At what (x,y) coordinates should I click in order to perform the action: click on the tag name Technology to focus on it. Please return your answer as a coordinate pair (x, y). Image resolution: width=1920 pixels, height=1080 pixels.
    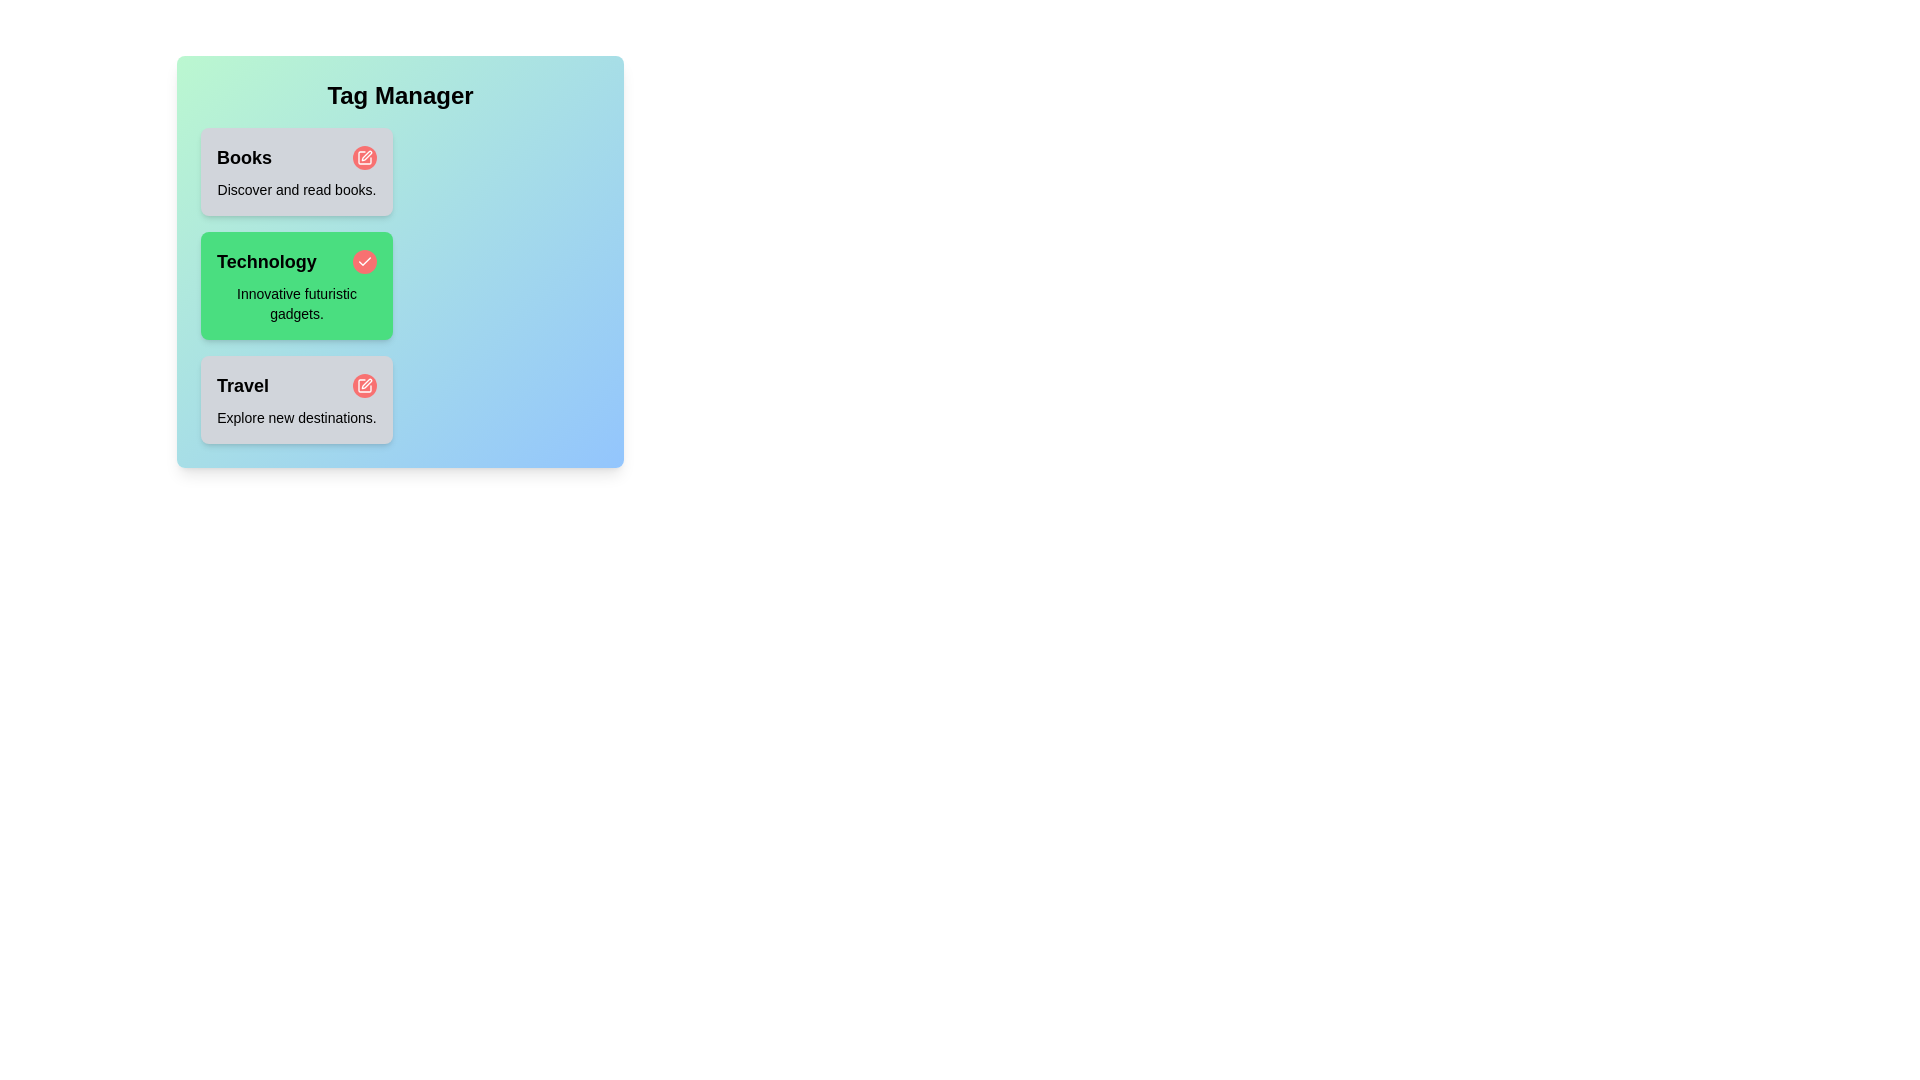
    Looking at the image, I should click on (266, 261).